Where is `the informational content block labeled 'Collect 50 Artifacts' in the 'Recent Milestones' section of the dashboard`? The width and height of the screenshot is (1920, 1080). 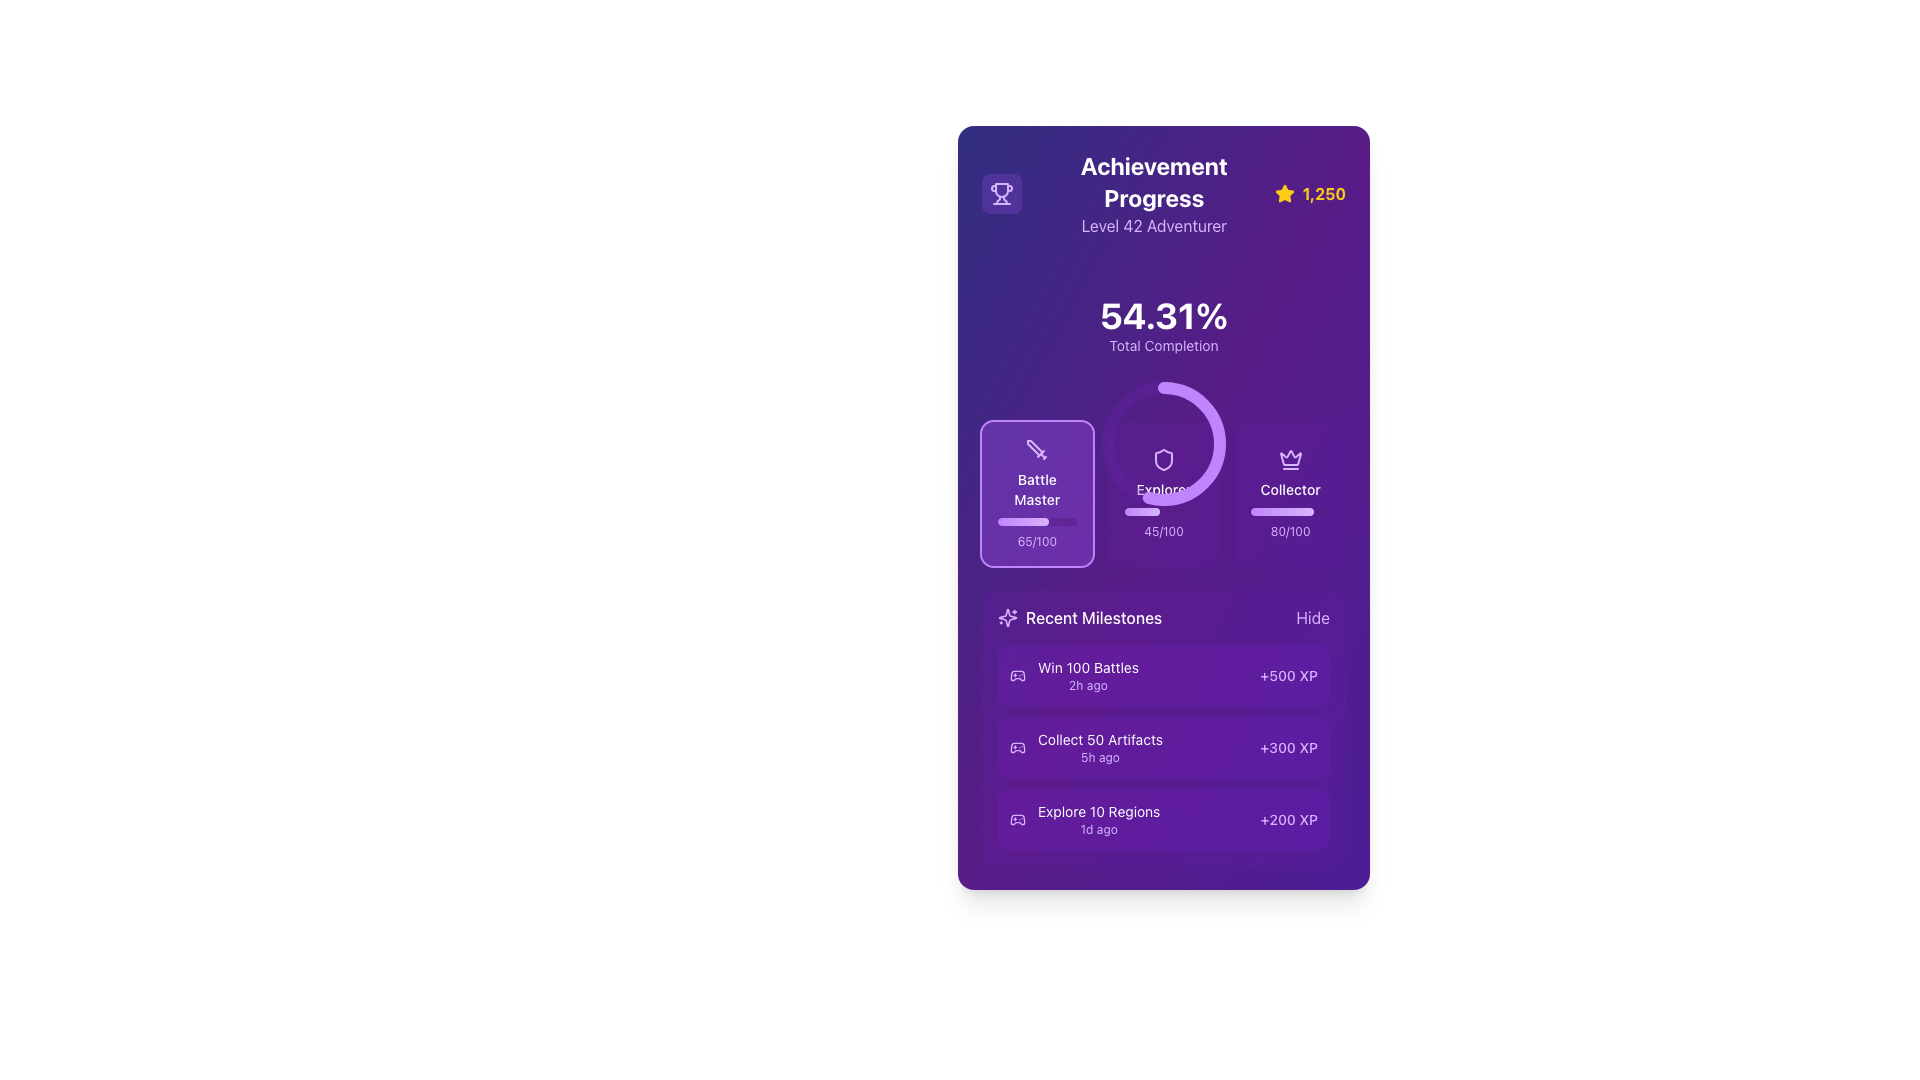
the informational content block labeled 'Collect 50 Artifacts' in the 'Recent Milestones' section of the dashboard is located at coordinates (1085, 748).